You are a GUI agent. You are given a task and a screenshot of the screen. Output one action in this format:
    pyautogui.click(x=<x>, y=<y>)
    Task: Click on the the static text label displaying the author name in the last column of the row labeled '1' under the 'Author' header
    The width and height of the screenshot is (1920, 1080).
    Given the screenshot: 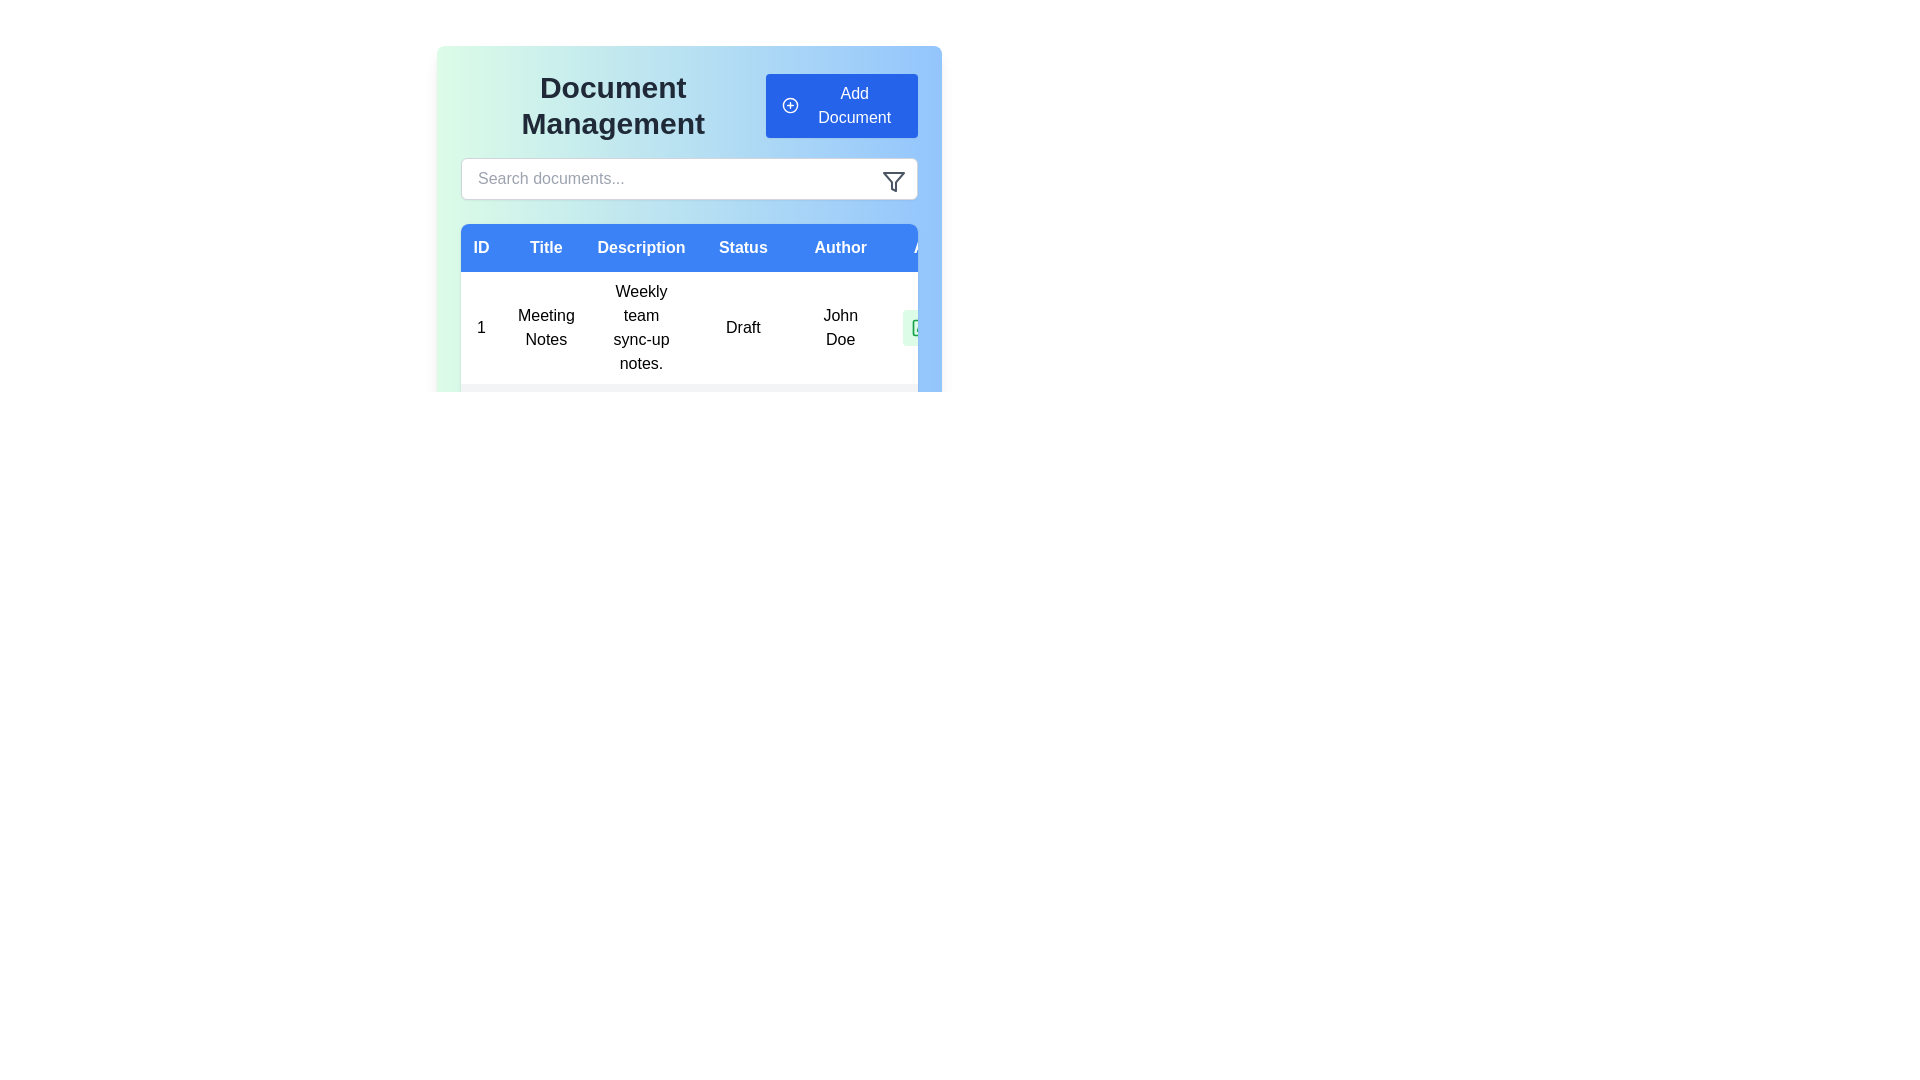 What is the action you would take?
    pyautogui.click(x=840, y=326)
    